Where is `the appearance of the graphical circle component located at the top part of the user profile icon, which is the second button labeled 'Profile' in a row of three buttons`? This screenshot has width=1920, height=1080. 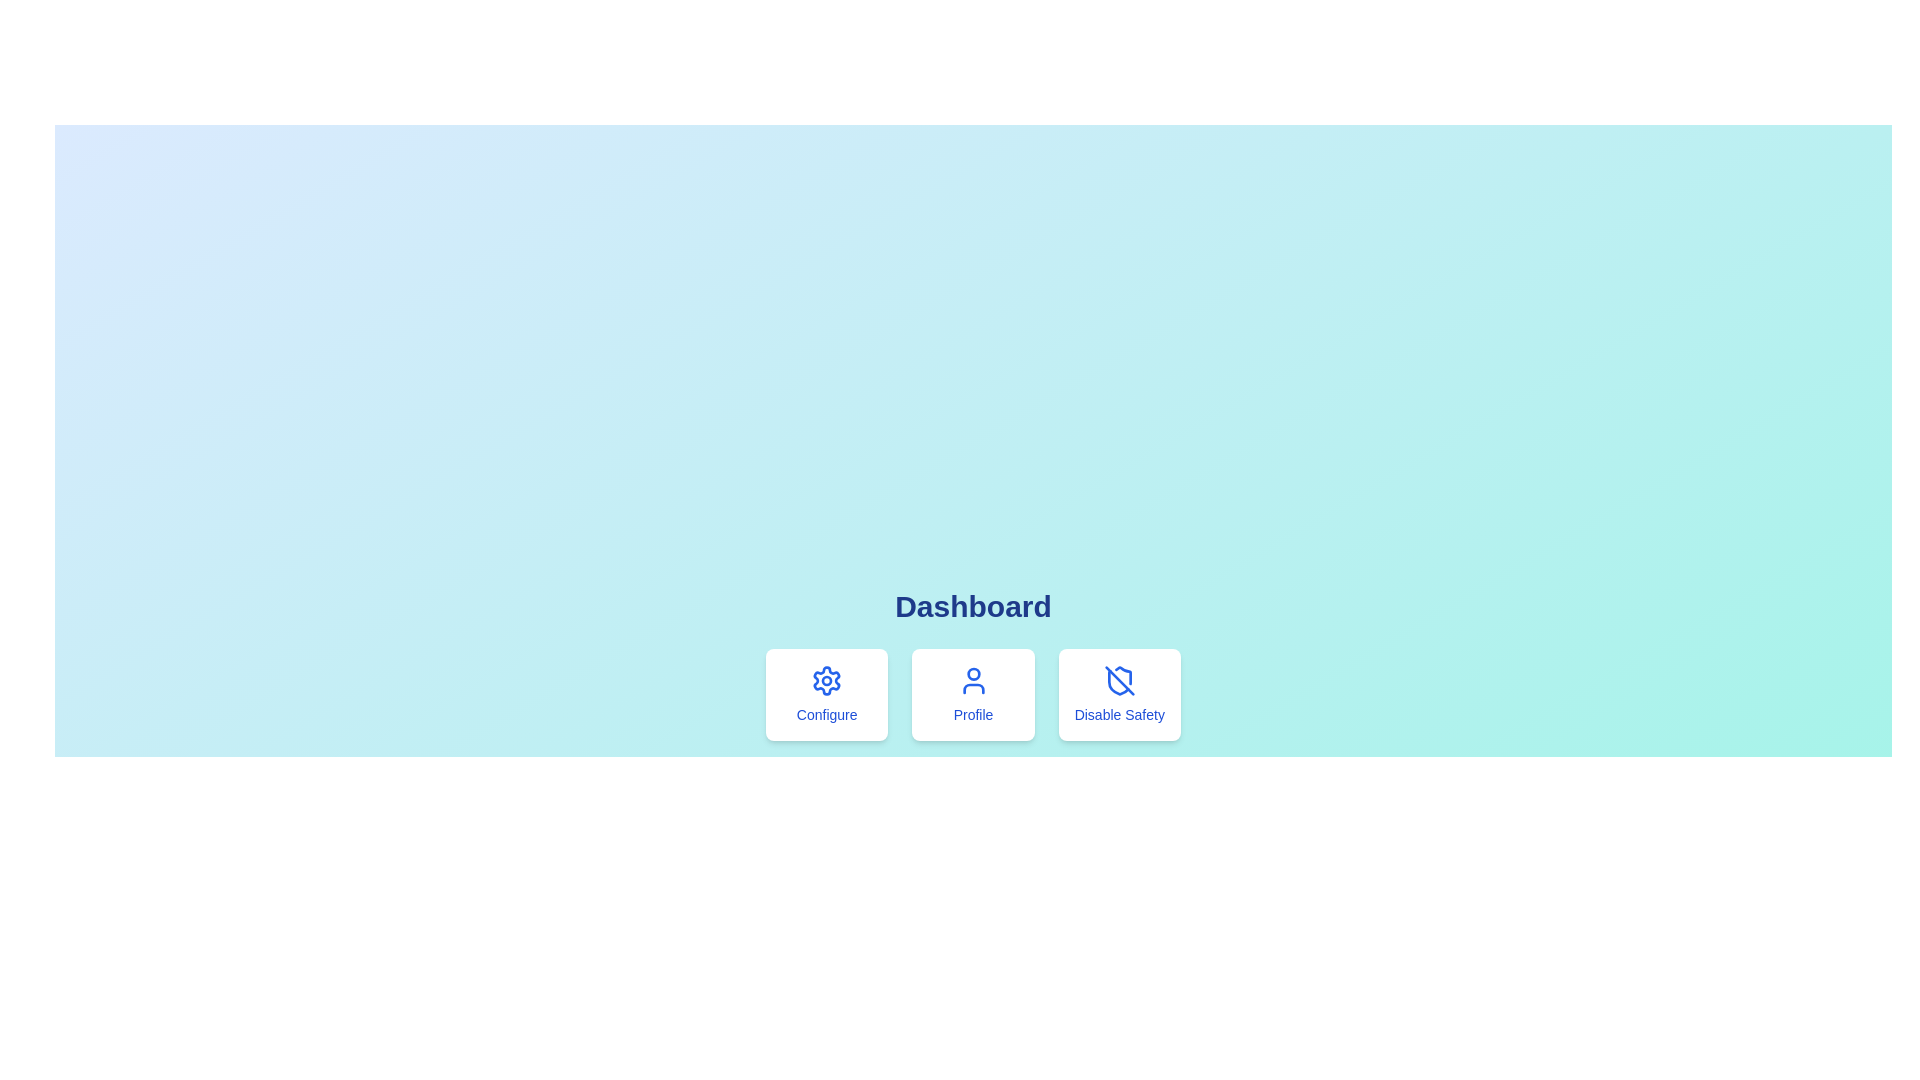 the appearance of the graphical circle component located at the top part of the user profile icon, which is the second button labeled 'Profile' in a row of three buttons is located at coordinates (973, 674).